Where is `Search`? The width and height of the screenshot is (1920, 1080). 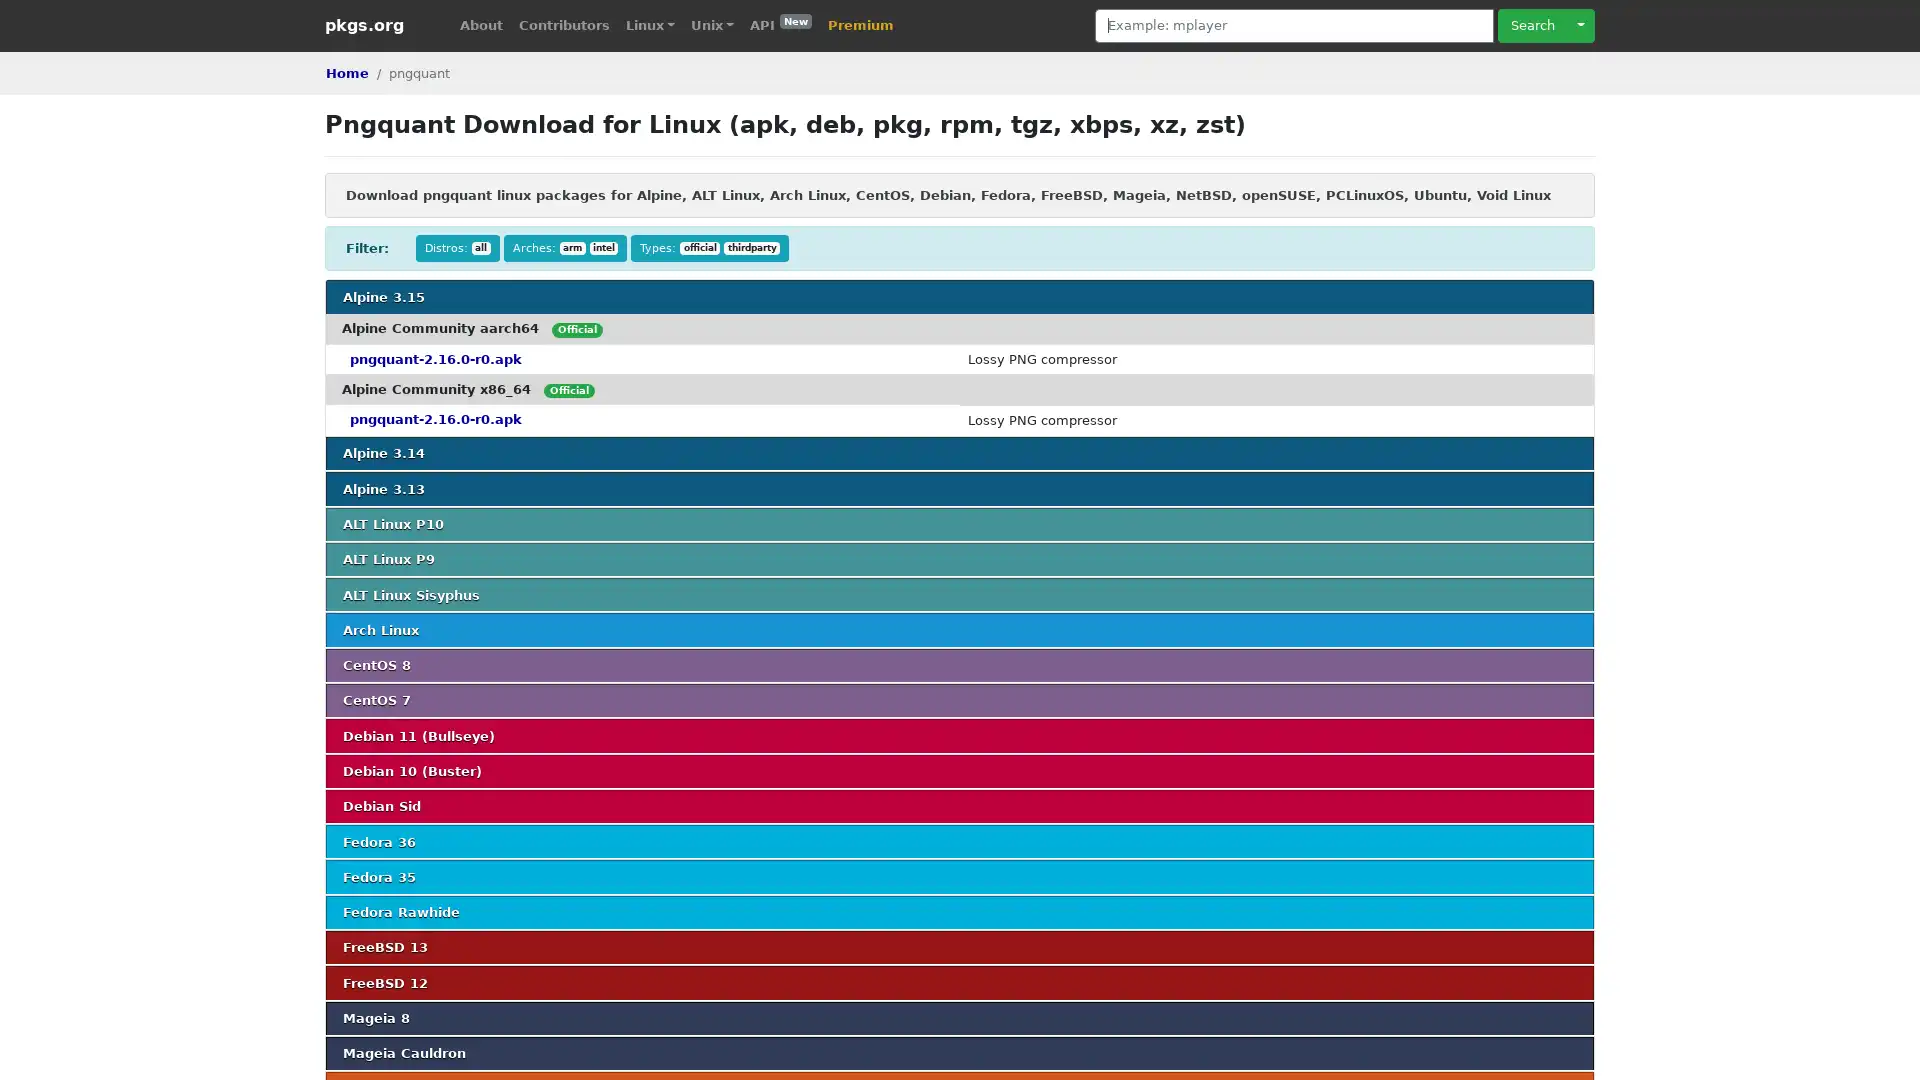 Search is located at coordinates (1531, 25).